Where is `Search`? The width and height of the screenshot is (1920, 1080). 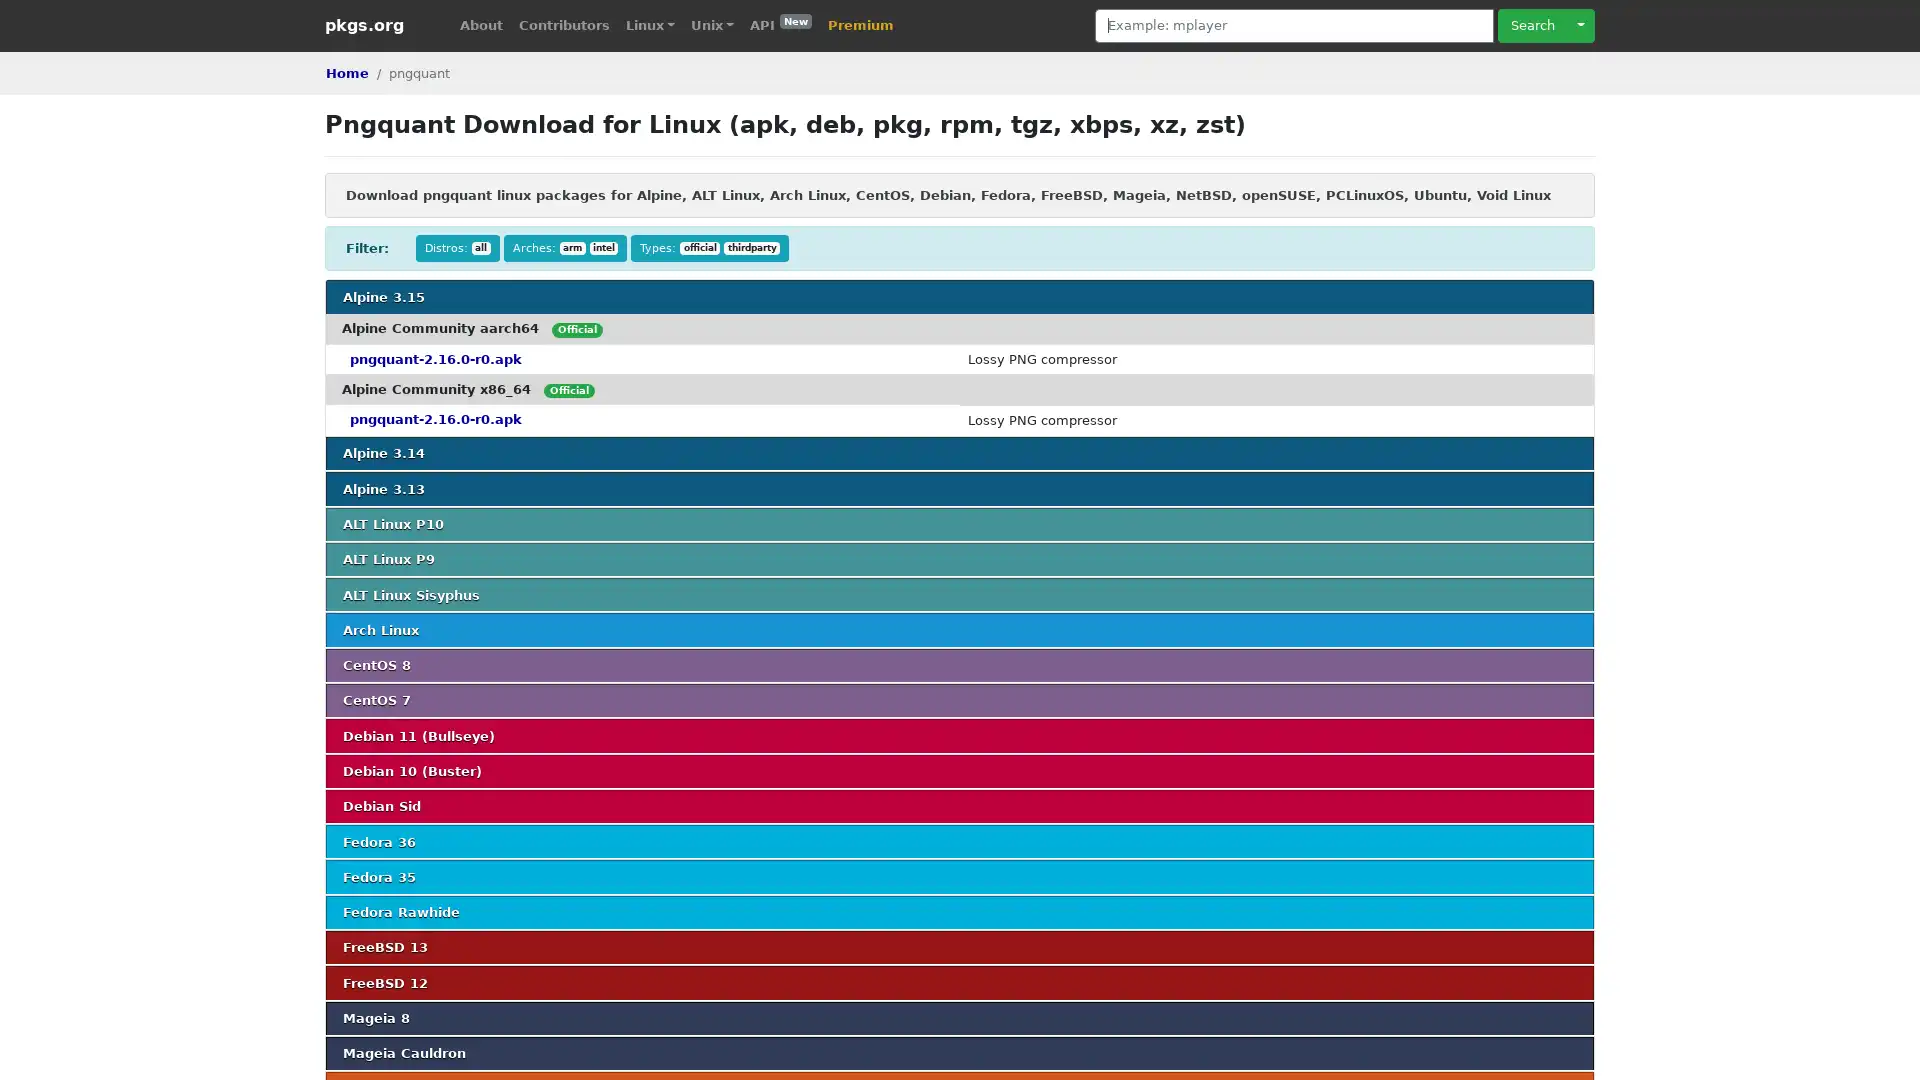 Search is located at coordinates (1531, 25).